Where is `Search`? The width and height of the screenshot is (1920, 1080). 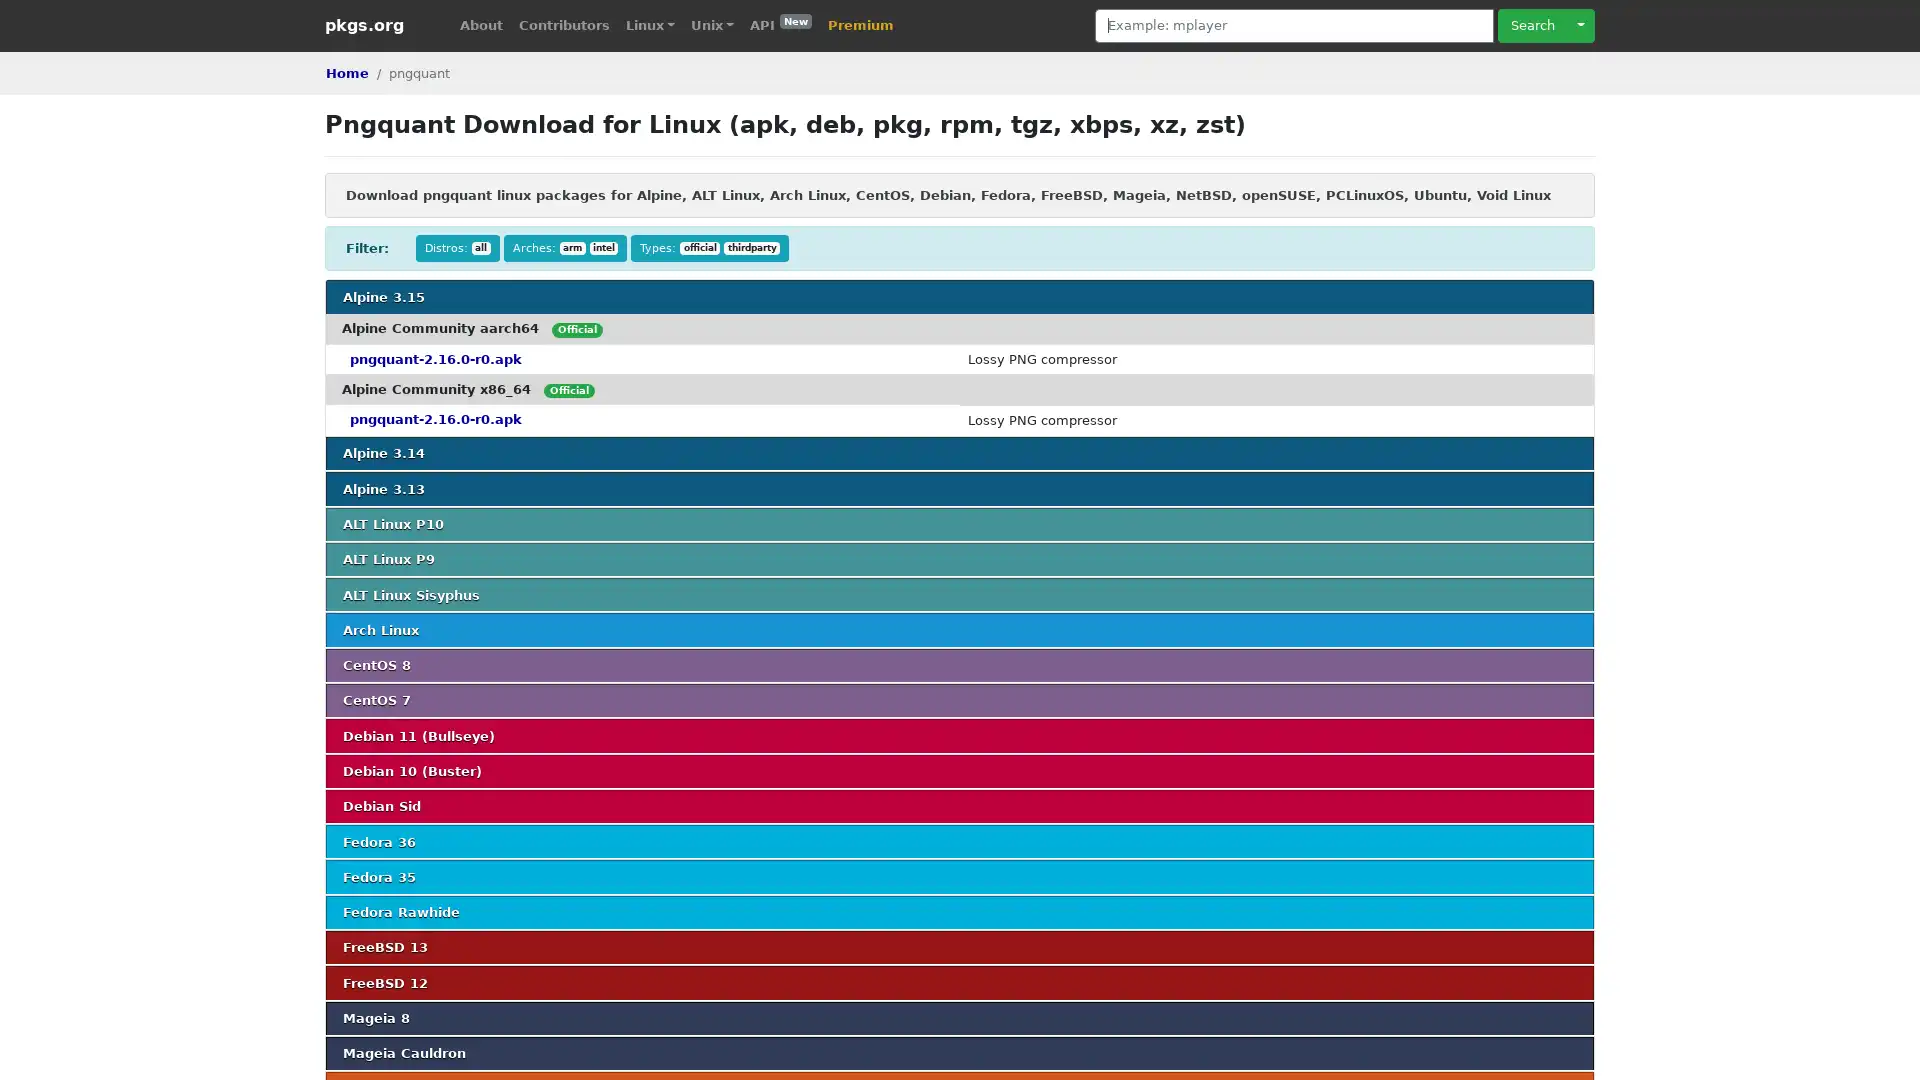 Search is located at coordinates (1531, 25).